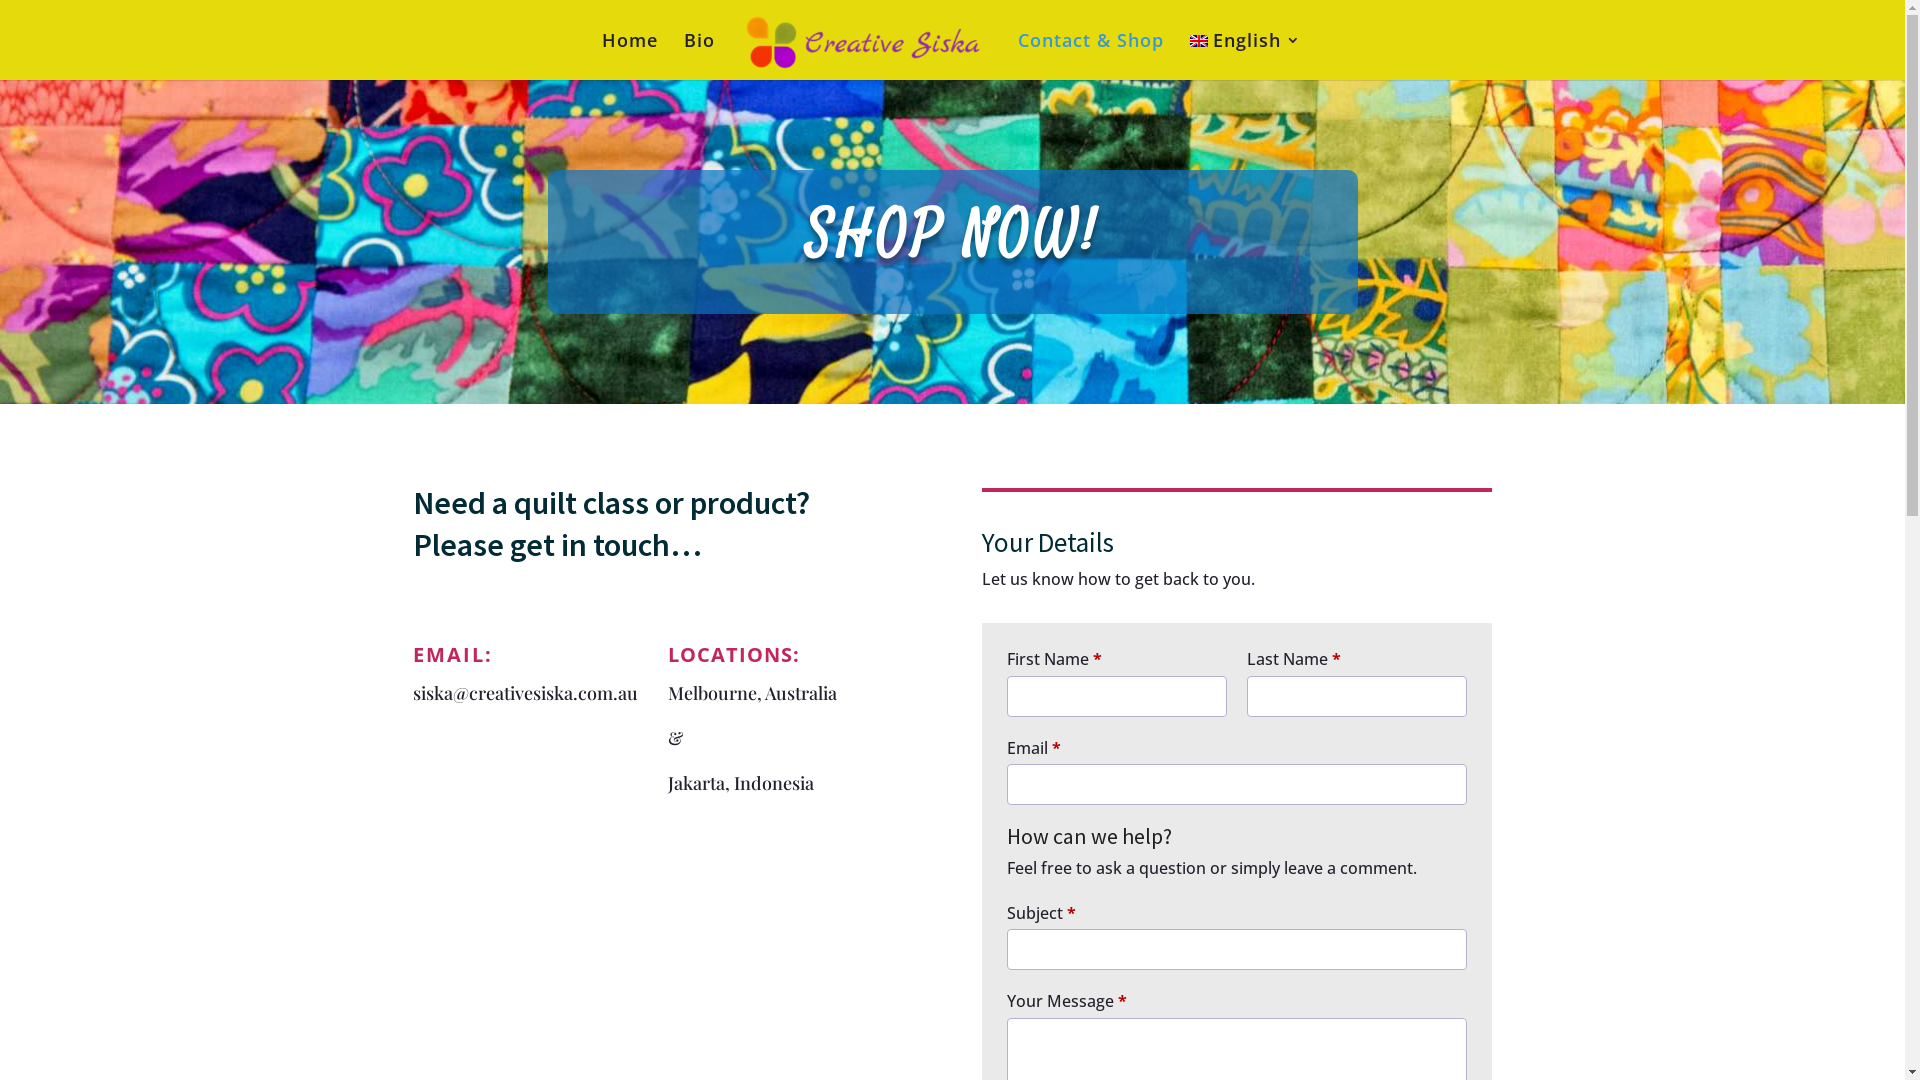 This screenshot has height=1080, width=1920. I want to click on 'SHOP NOW!', so click(952, 234).